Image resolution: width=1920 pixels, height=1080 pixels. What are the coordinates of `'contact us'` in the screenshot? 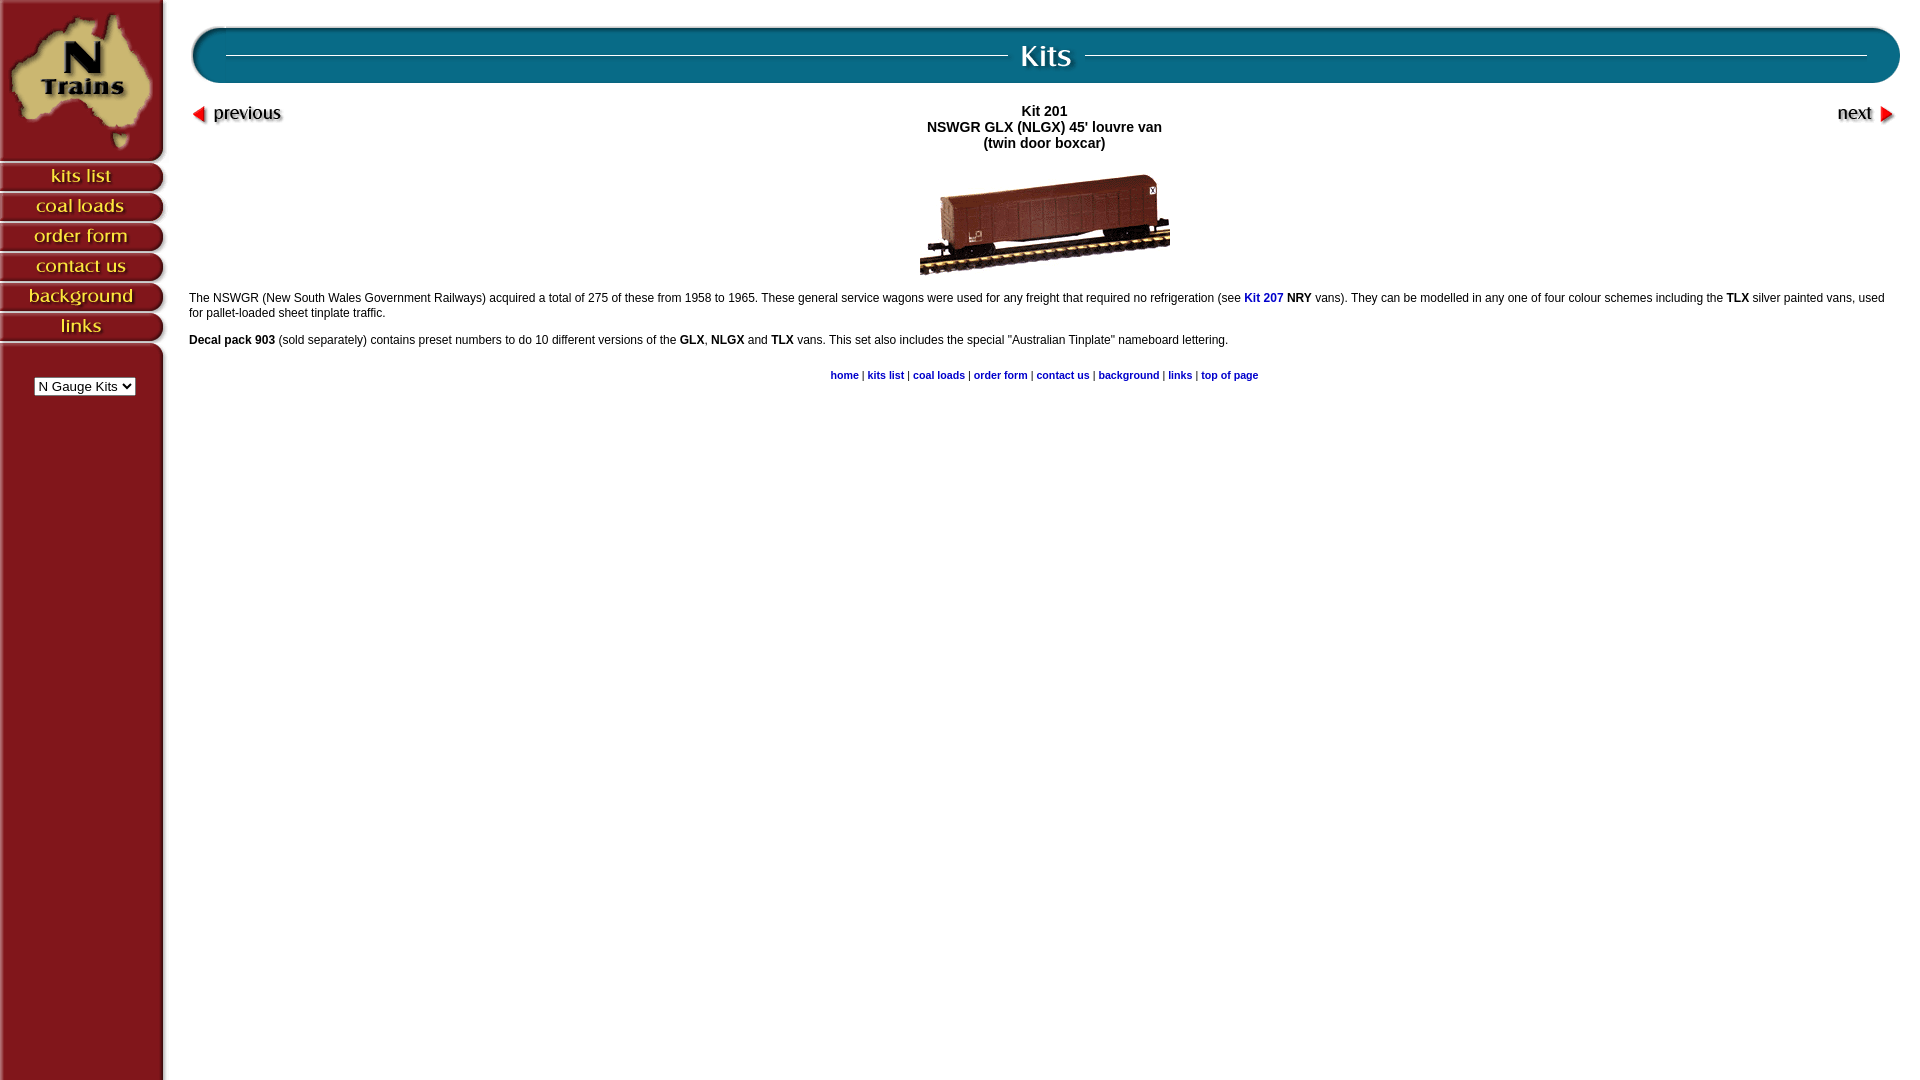 It's located at (1061, 374).